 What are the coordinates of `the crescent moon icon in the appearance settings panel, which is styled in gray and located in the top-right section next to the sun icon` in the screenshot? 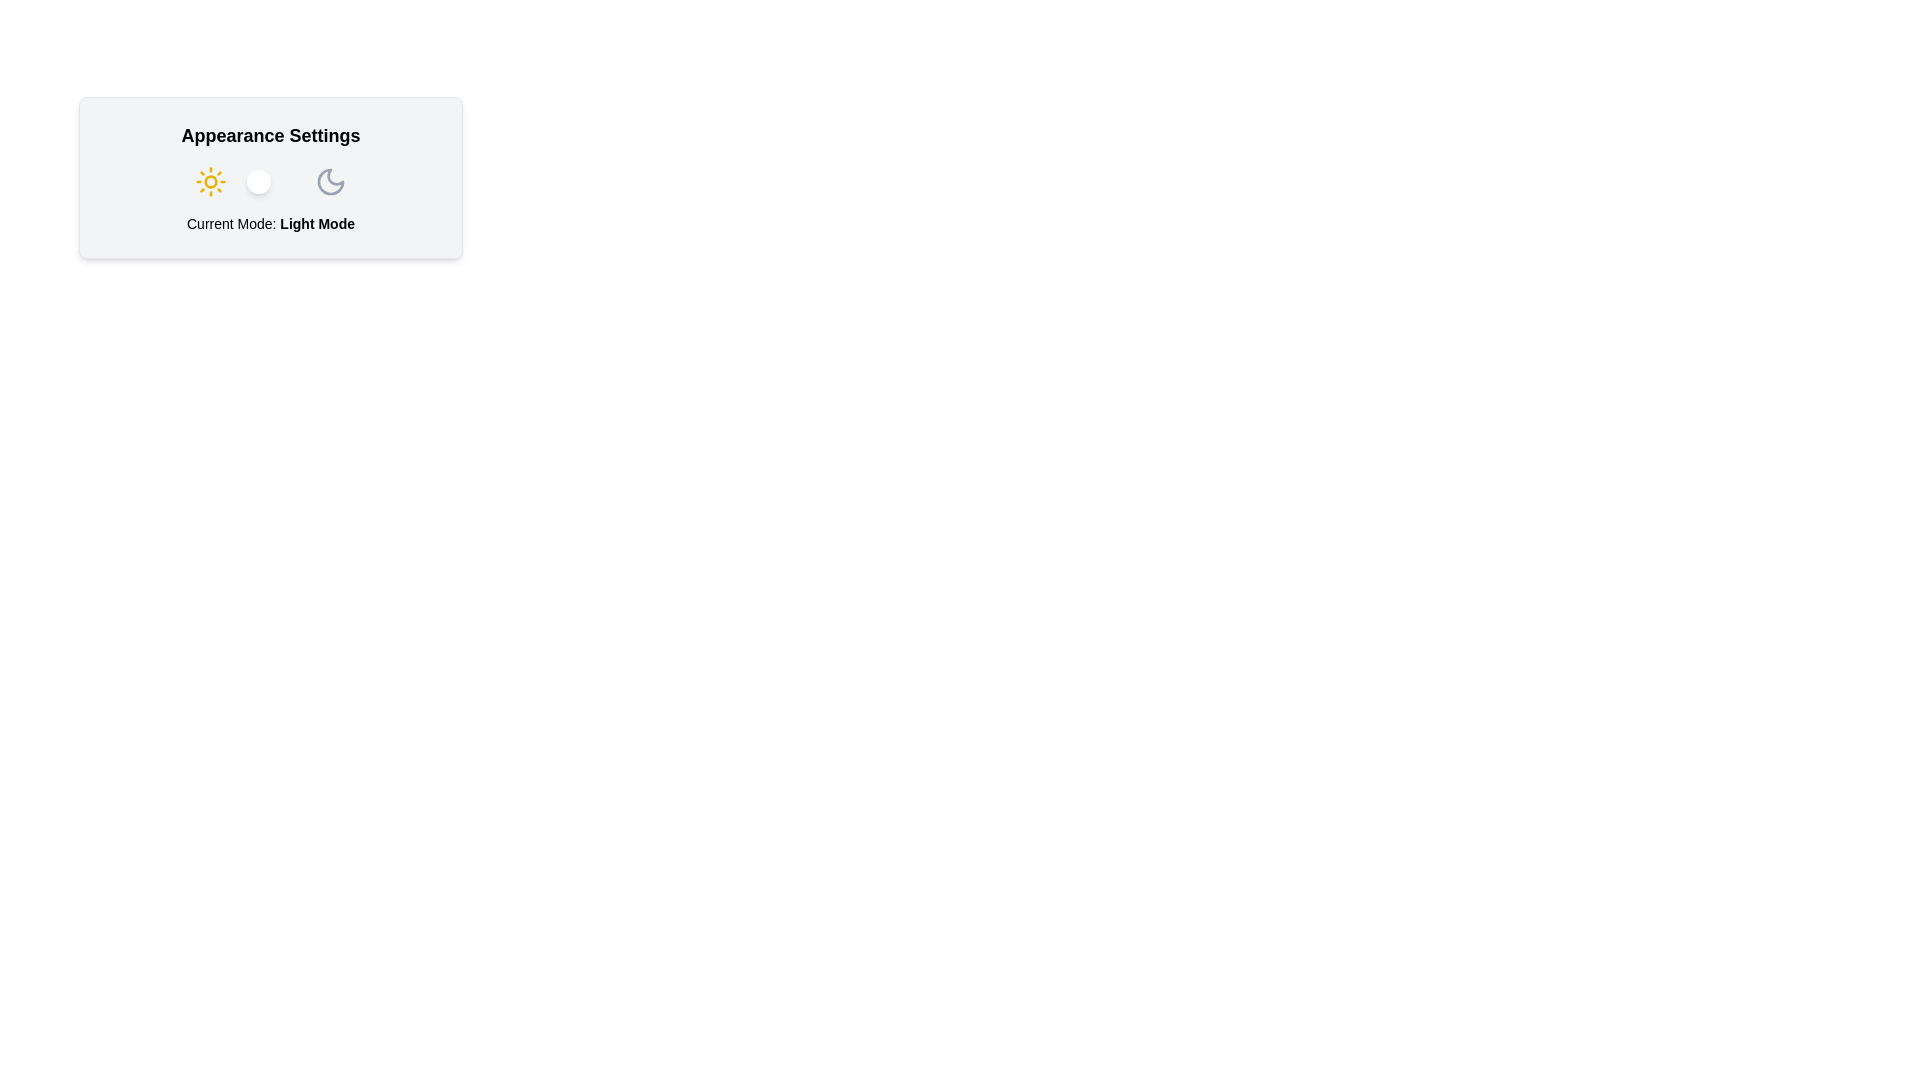 It's located at (331, 181).